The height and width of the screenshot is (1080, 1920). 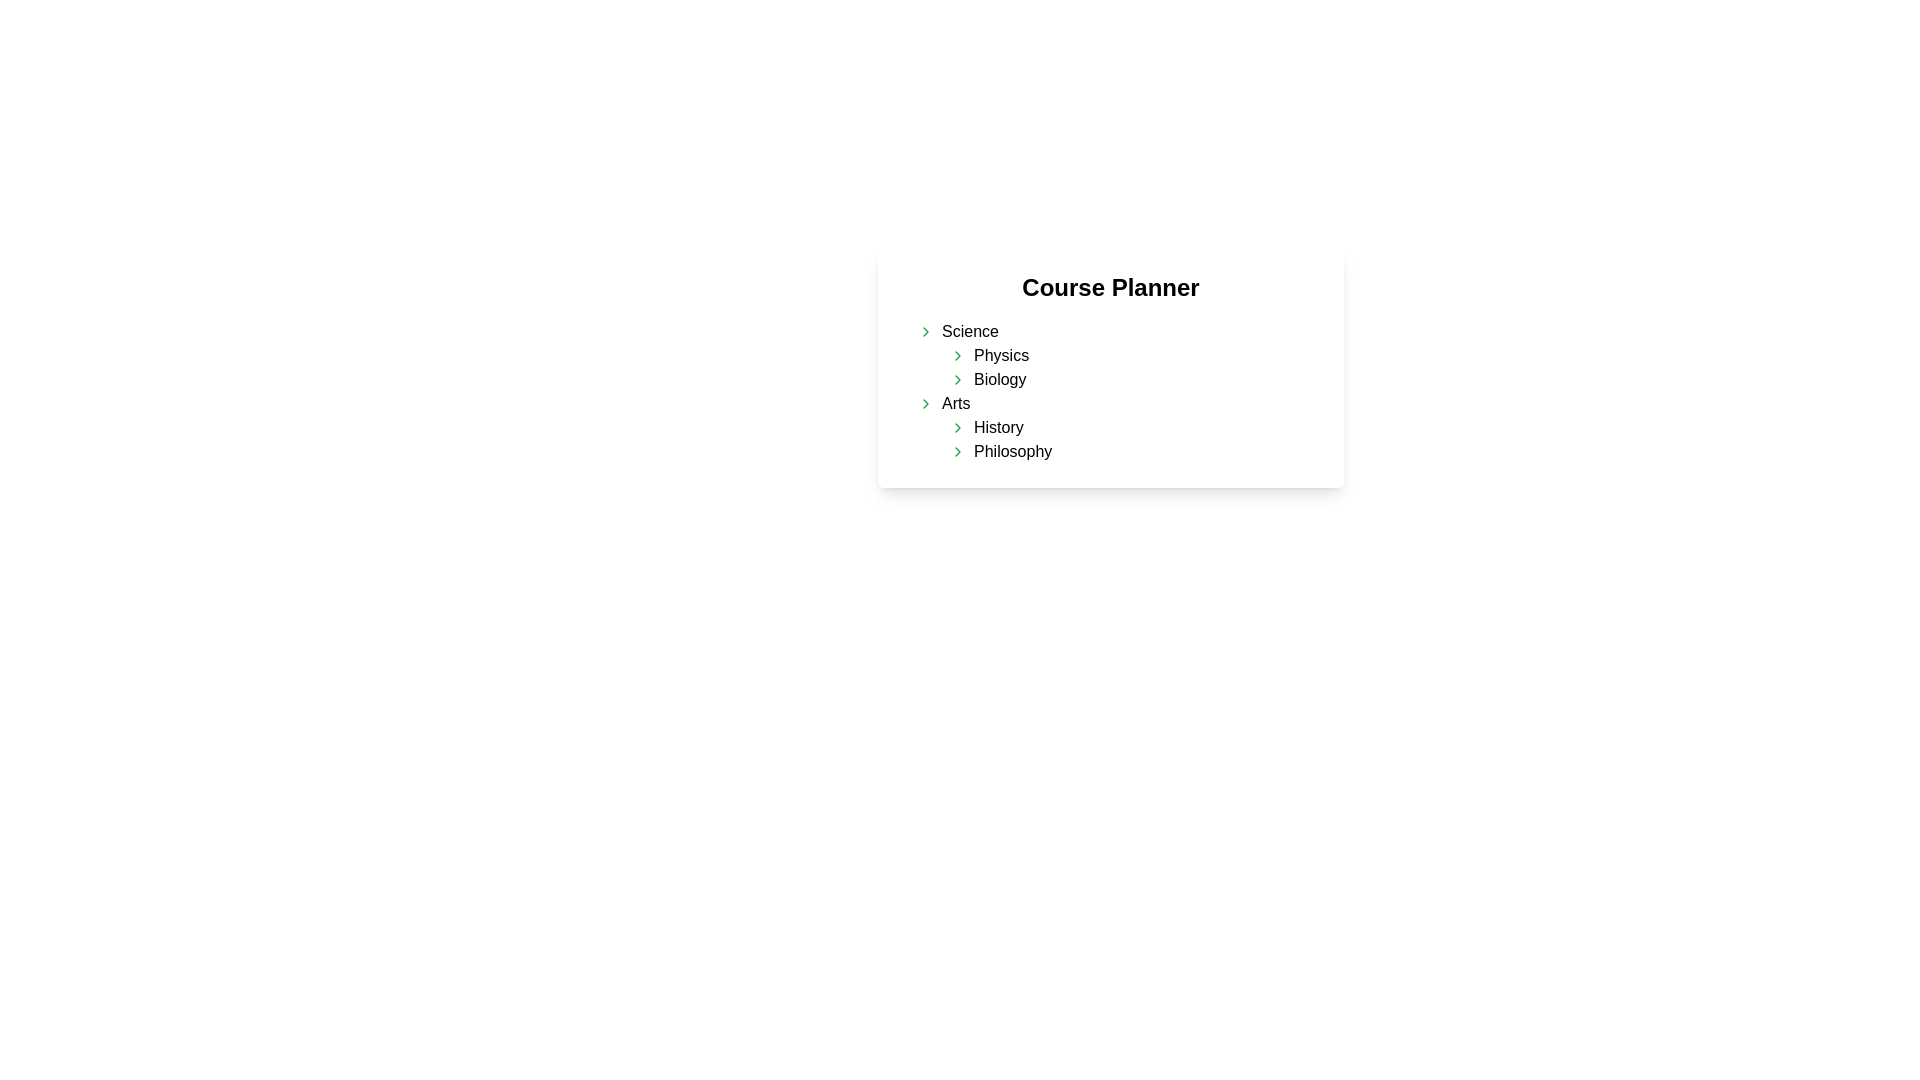 I want to click on the second list item under the 'Science' category, so click(x=1134, y=380).